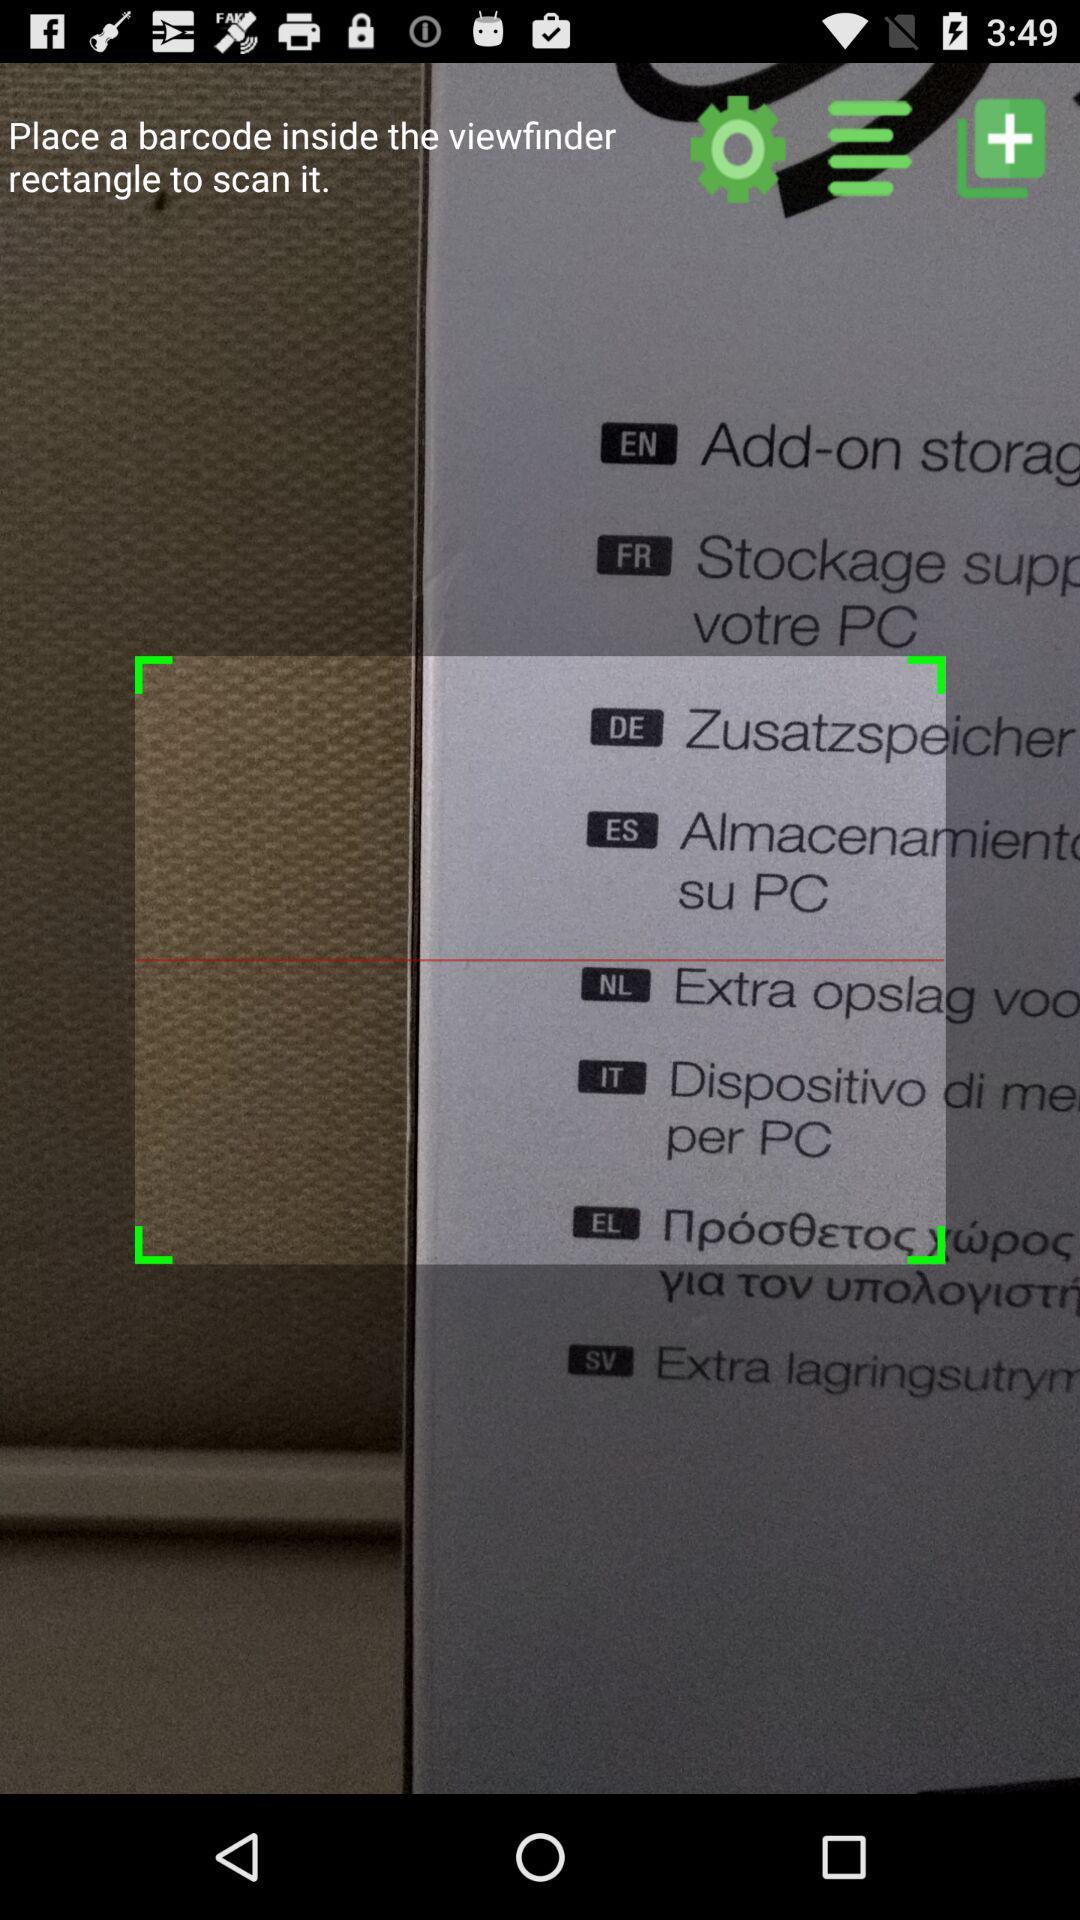 This screenshot has width=1080, height=1920. Describe the element at coordinates (738, 147) in the screenshot. I see `icon next to place a barcode` at that location.